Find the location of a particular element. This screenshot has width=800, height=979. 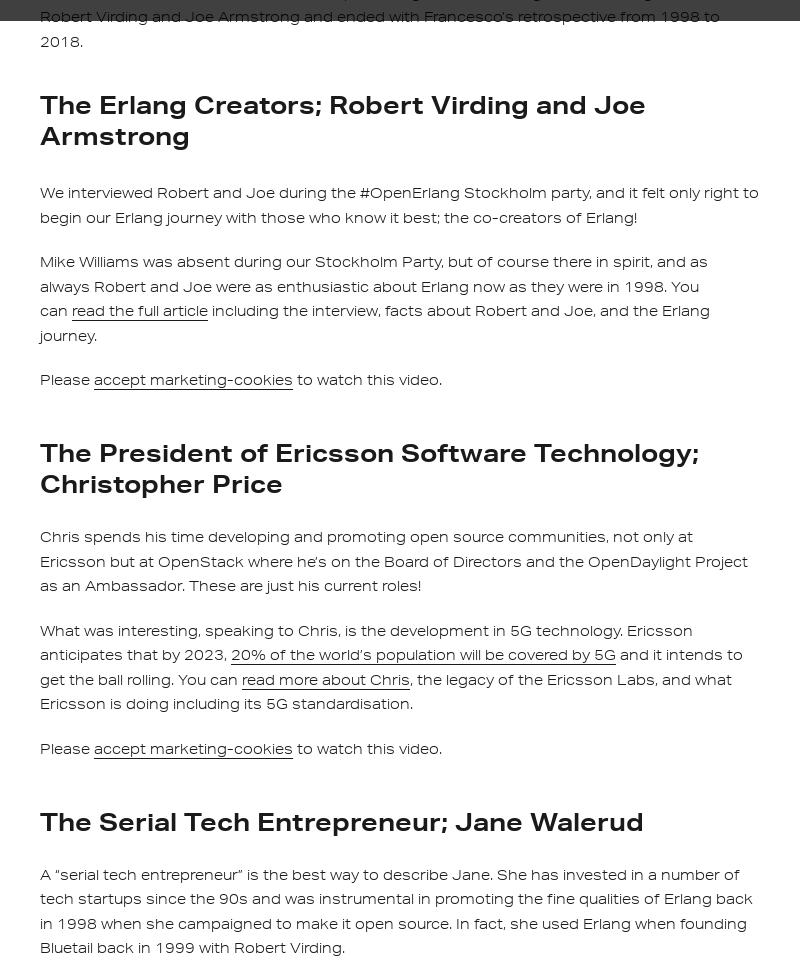

'read the full article' is located at coordinates (140, 311).